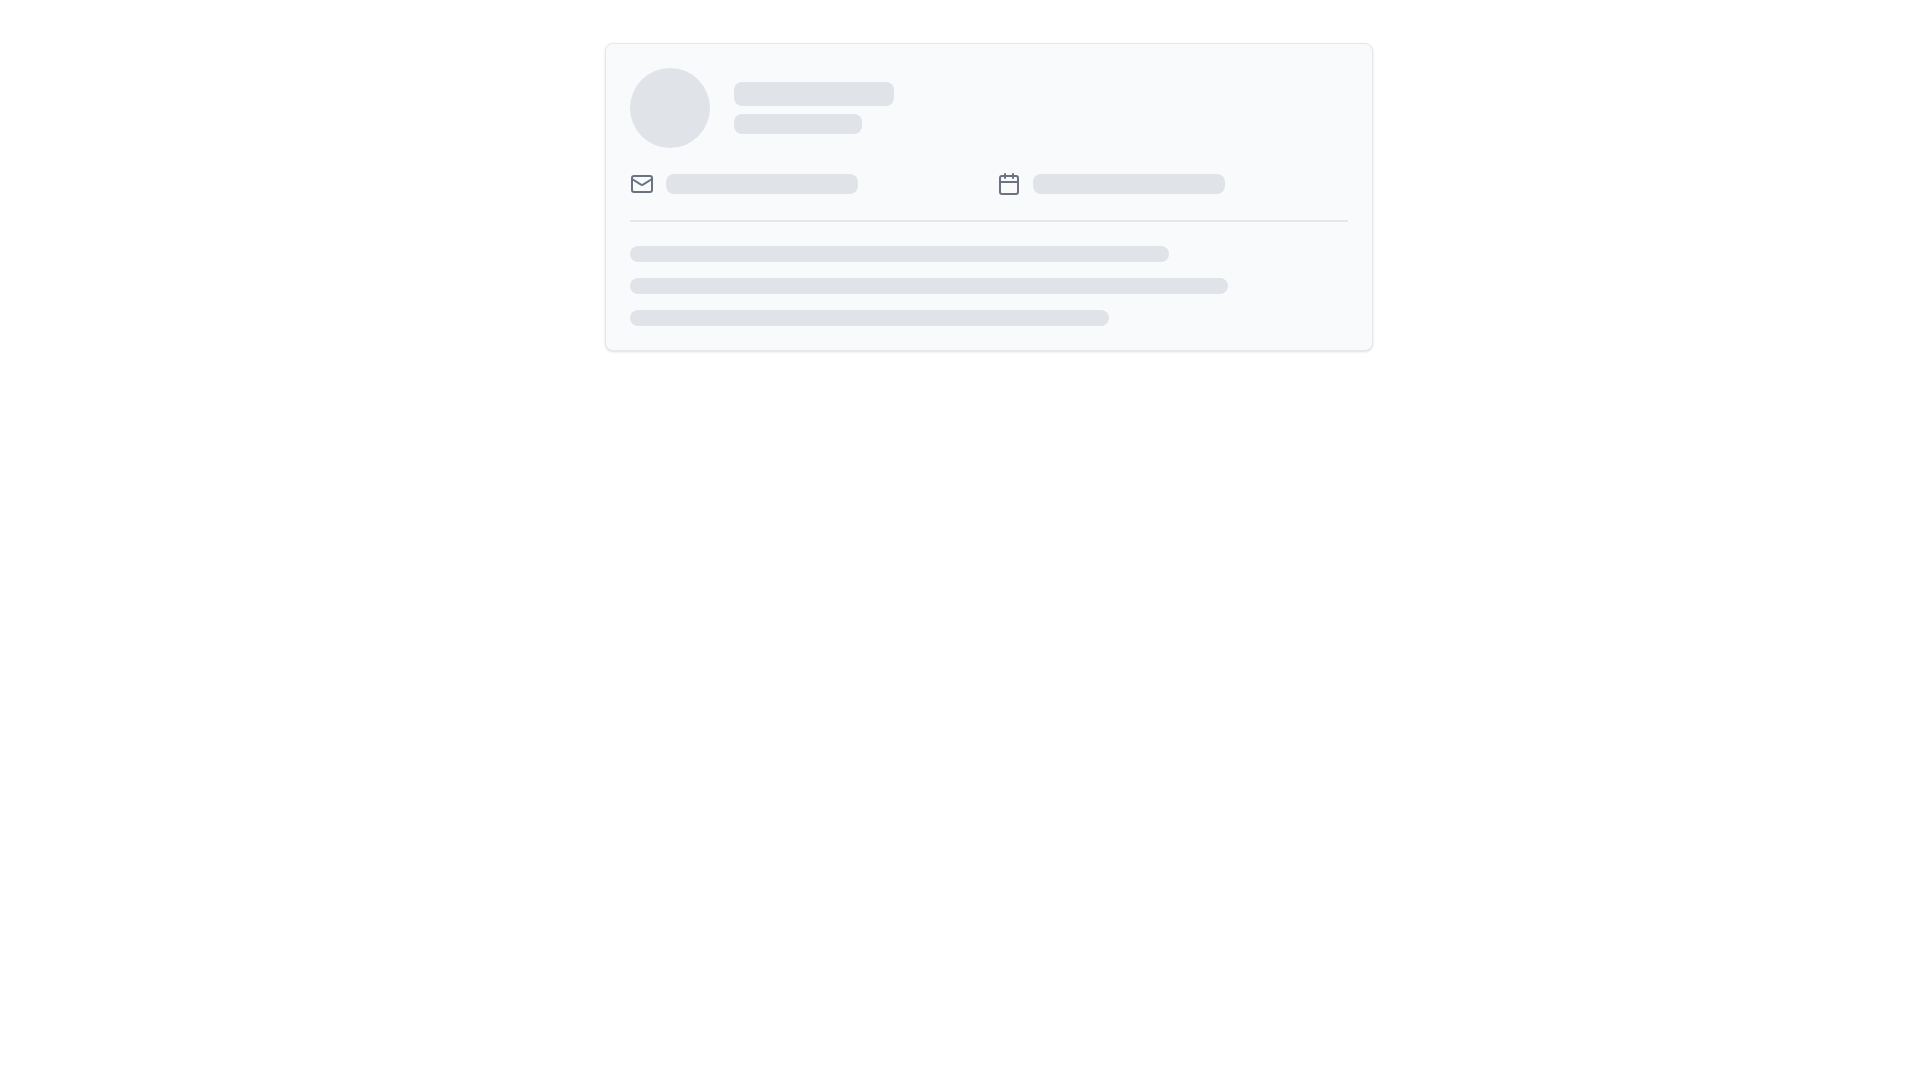 The width and height of the screenshot is (1920, 1080). I want to click on the Loading animation bar, which is the third element in a vertical stack of three similar horizontal bars with a gray background and rounded ends, so click(869, 316).